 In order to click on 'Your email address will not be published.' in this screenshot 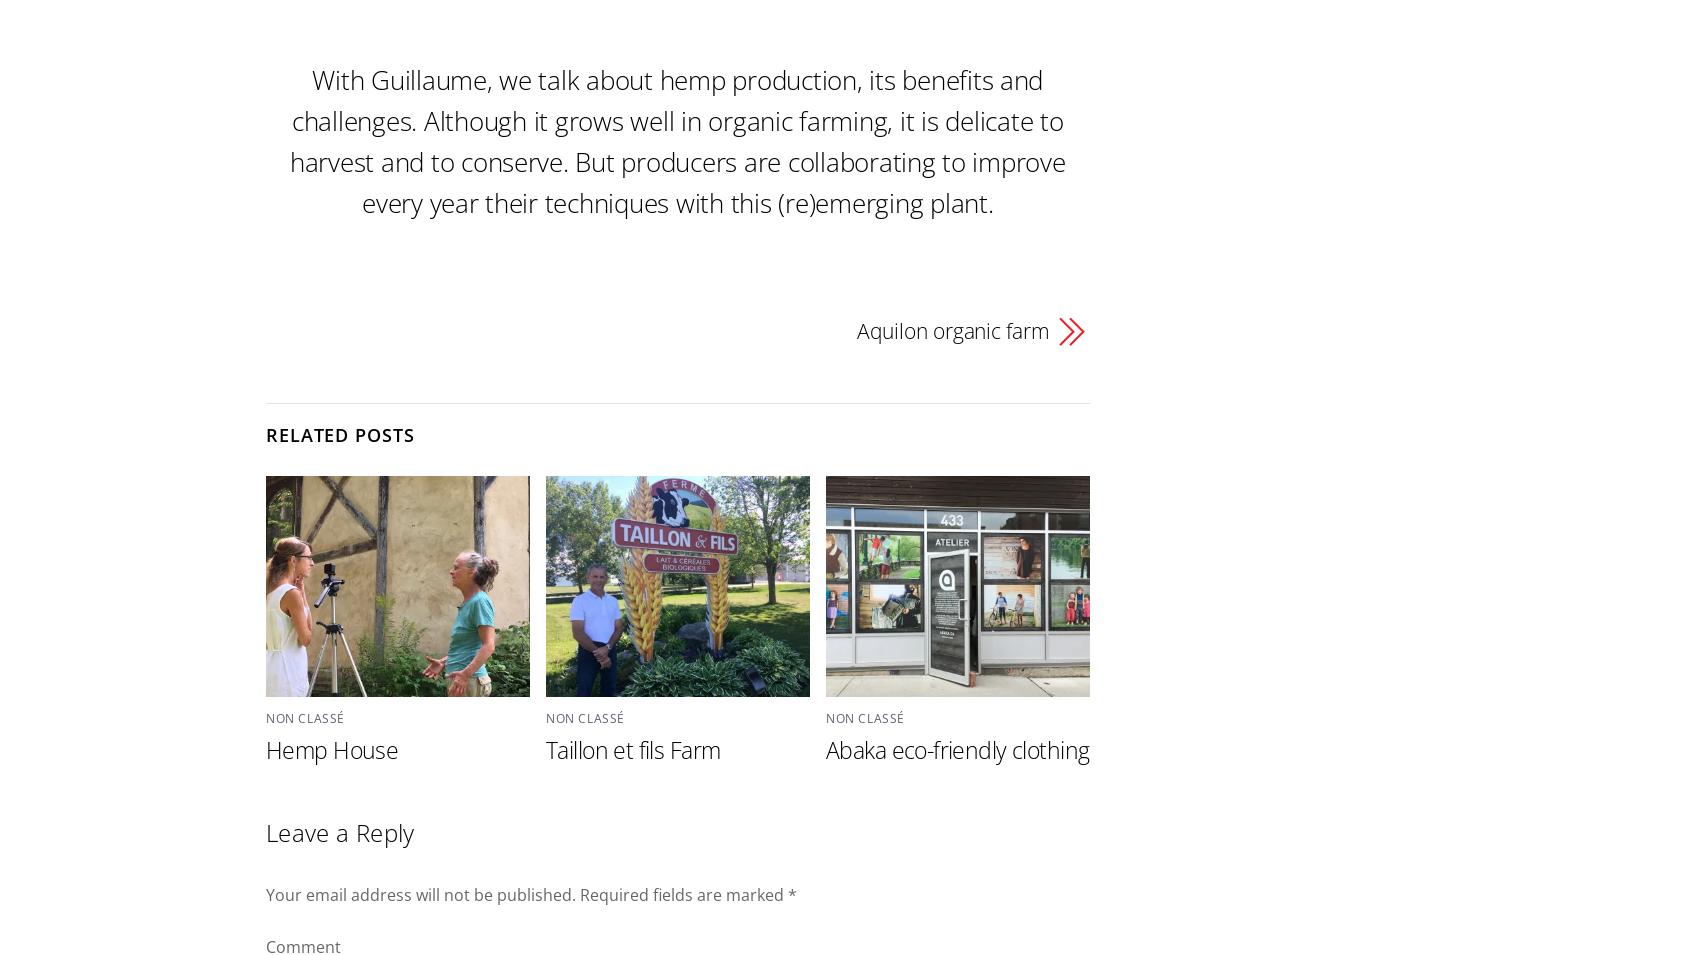, I will do `click(265, 893)`.